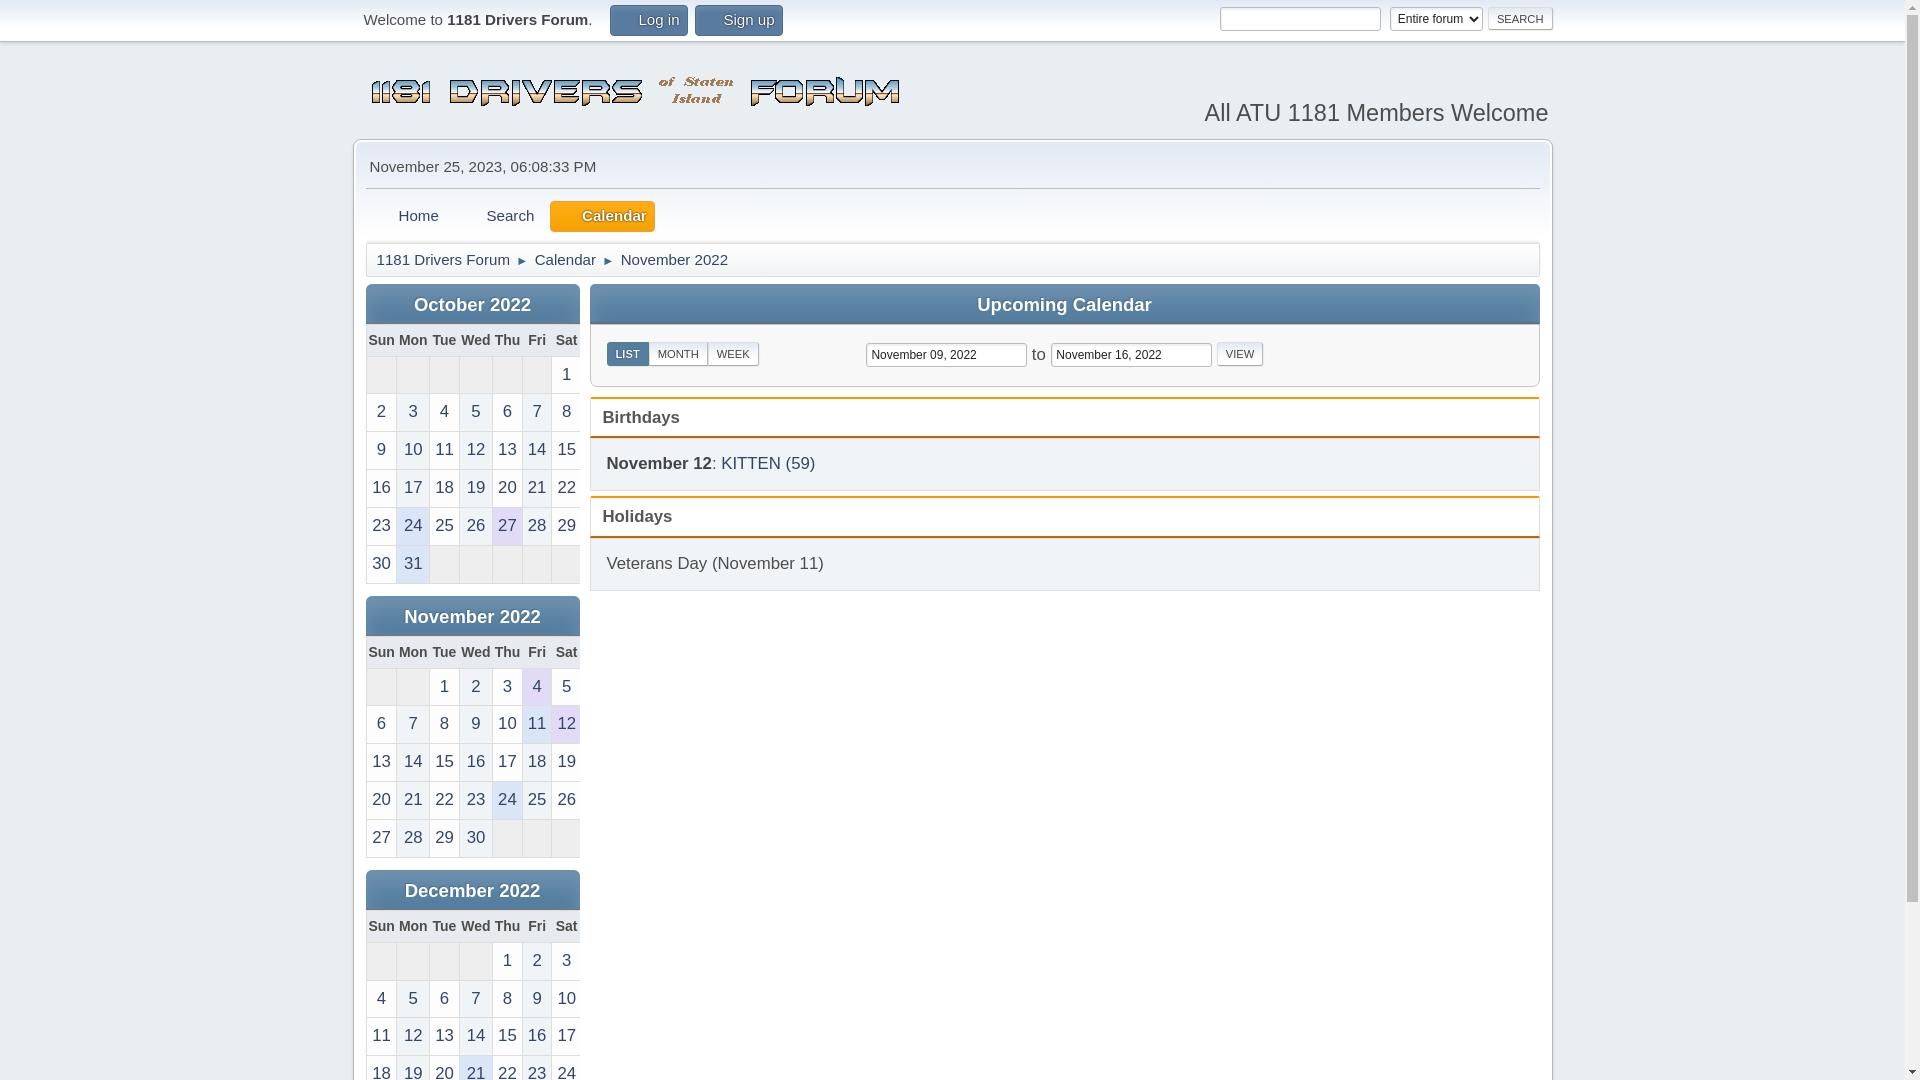  Describe the element at coordinates (1063, 304) in the screenshot. I see `'Upcoming Calendar'` at that location.